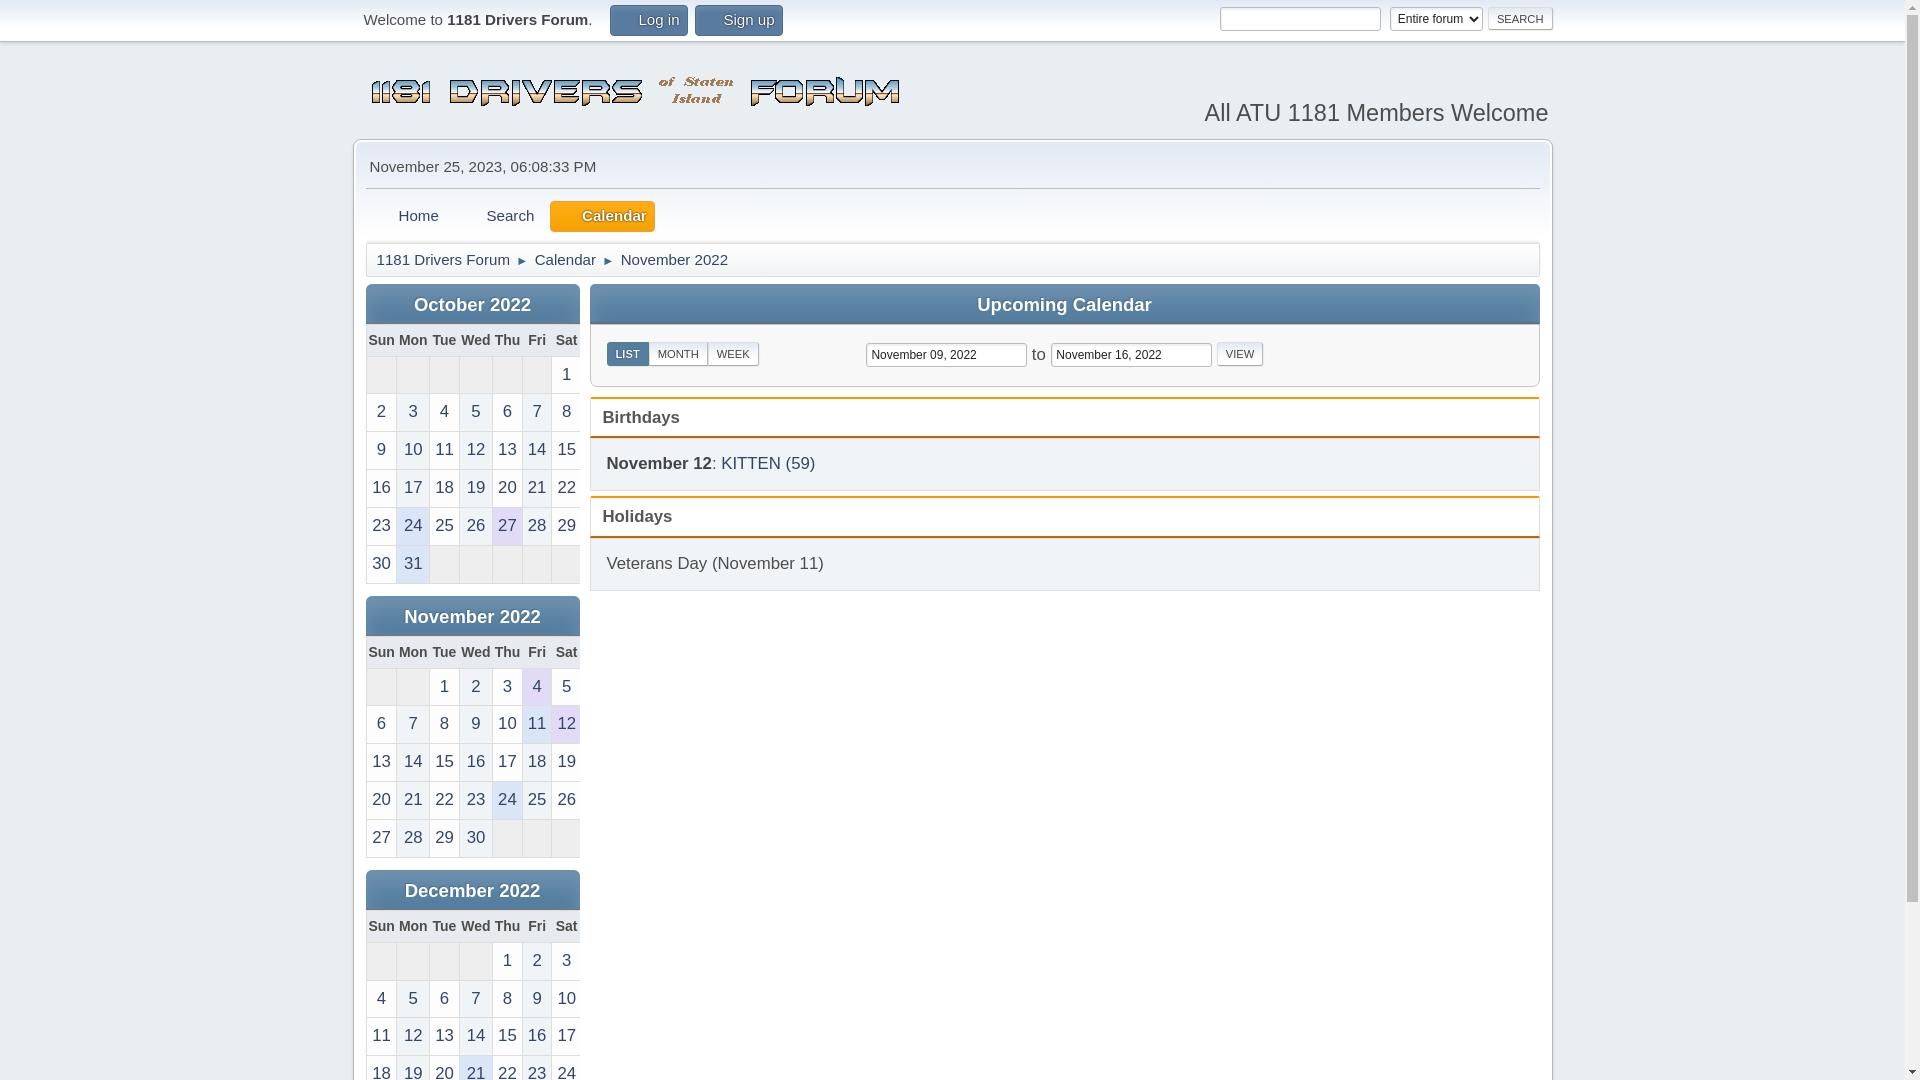  Describe the element at coordinates (1063, 304) in the screenshot. I see `'Upcoming Calendar'` at that location.